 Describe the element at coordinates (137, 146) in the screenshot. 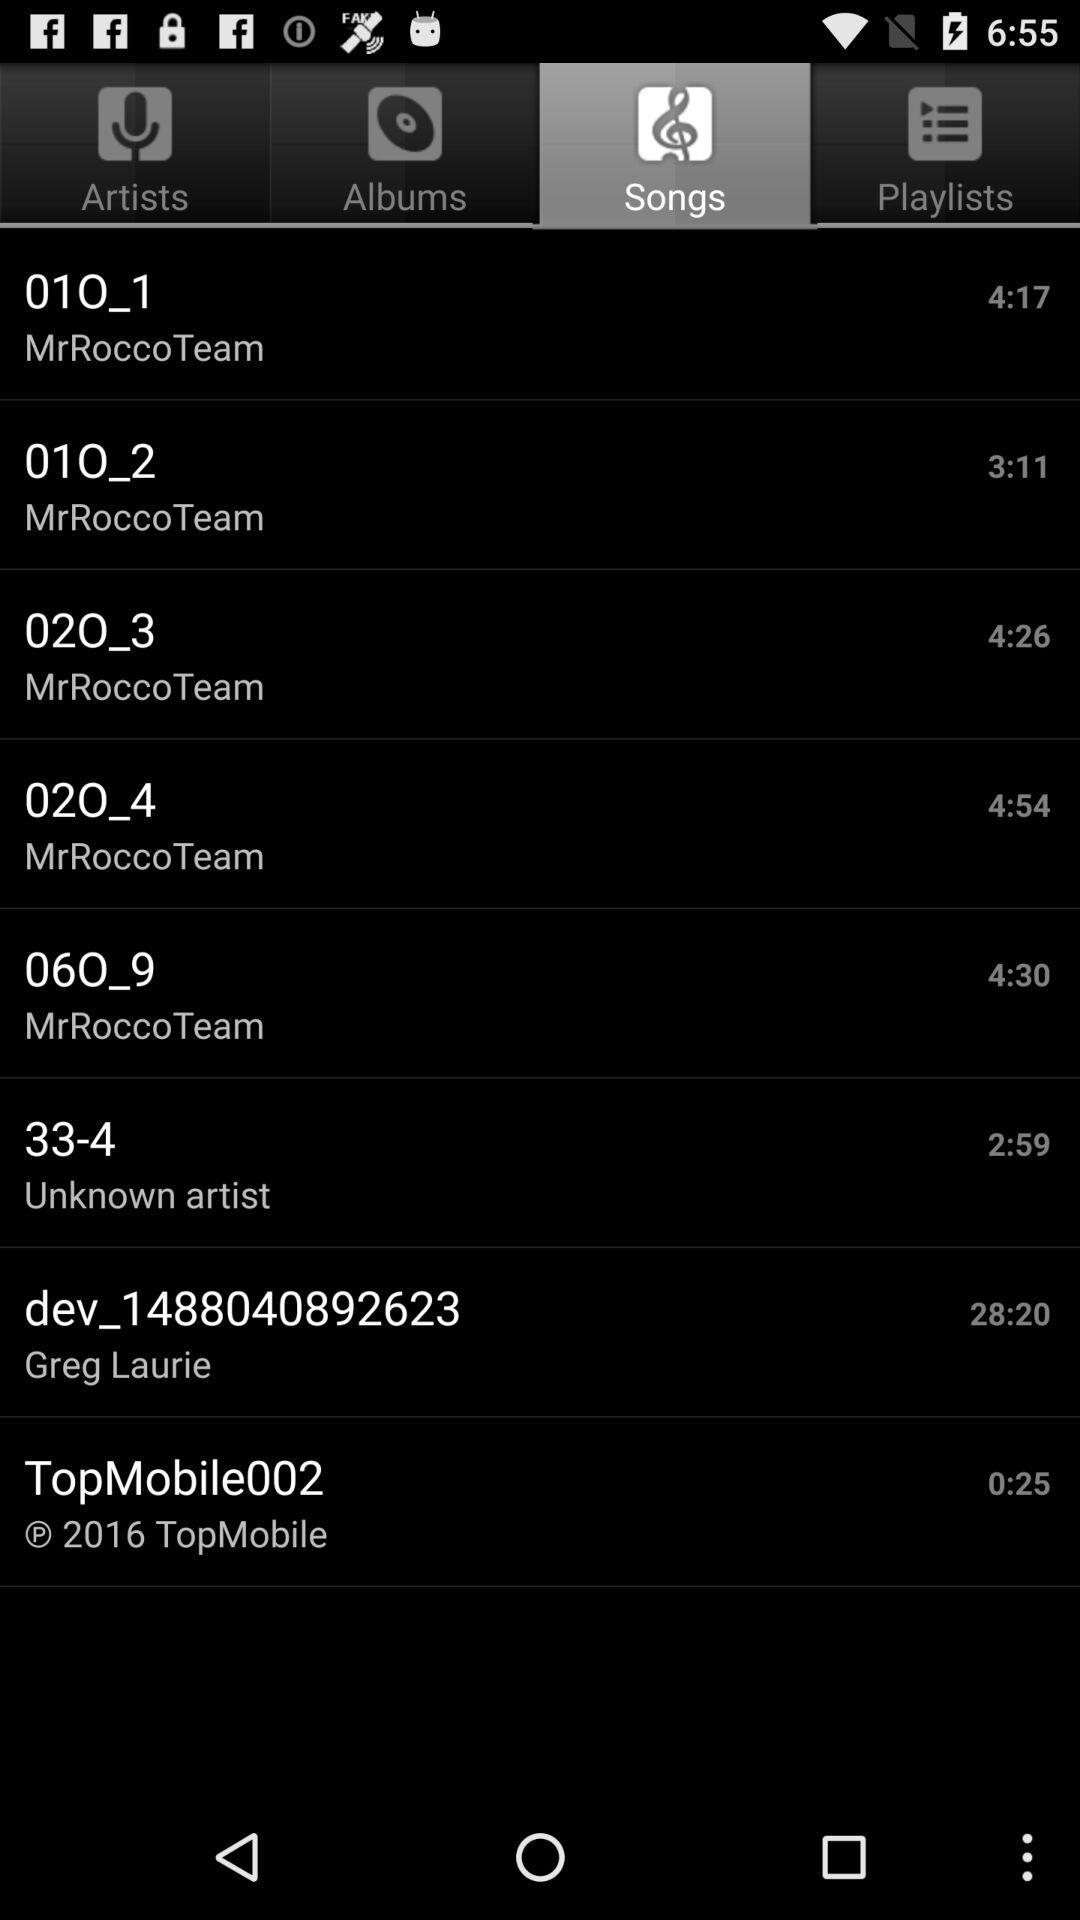

I see `app next to songs app` at that location.